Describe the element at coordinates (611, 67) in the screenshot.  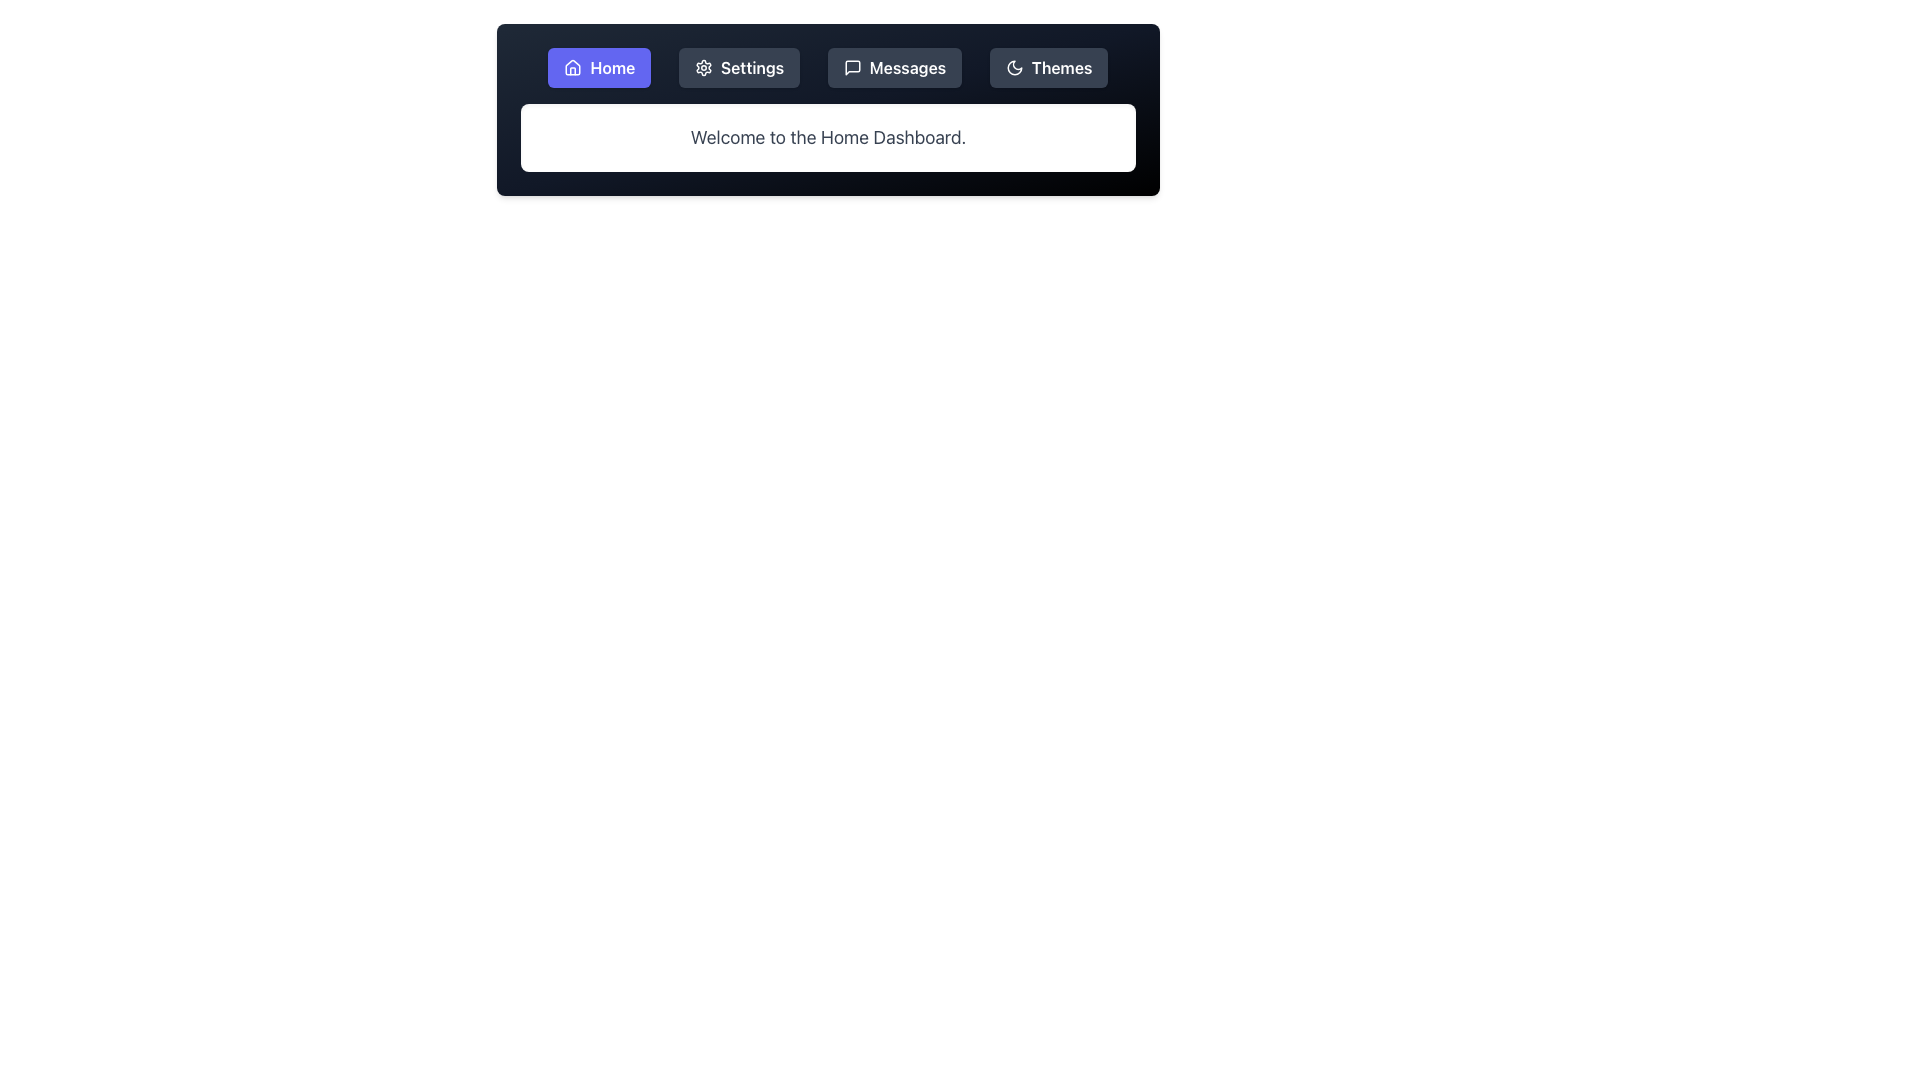
I see `the 'Home' text label in the navigation bar` at that location.